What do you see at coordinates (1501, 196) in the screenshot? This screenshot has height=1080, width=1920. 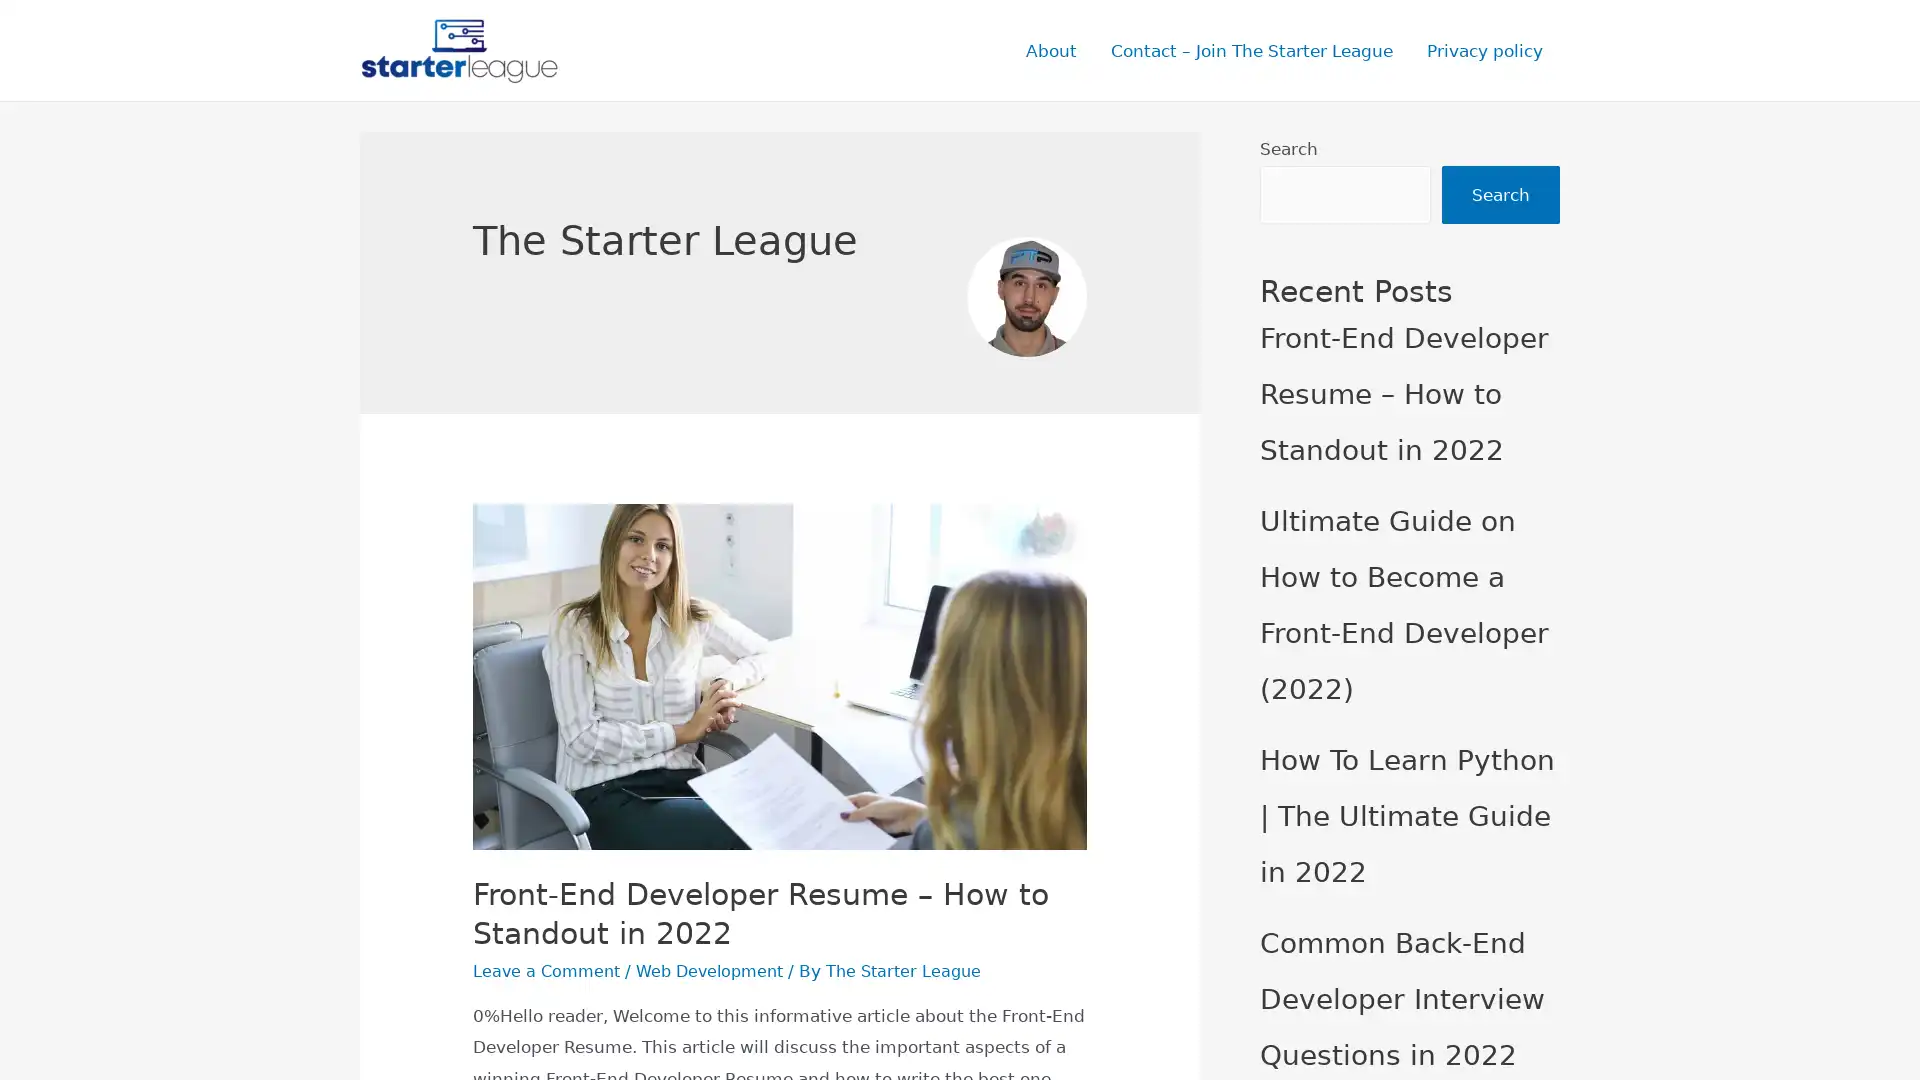 I see `Search` at bounding box center [1501, 196].